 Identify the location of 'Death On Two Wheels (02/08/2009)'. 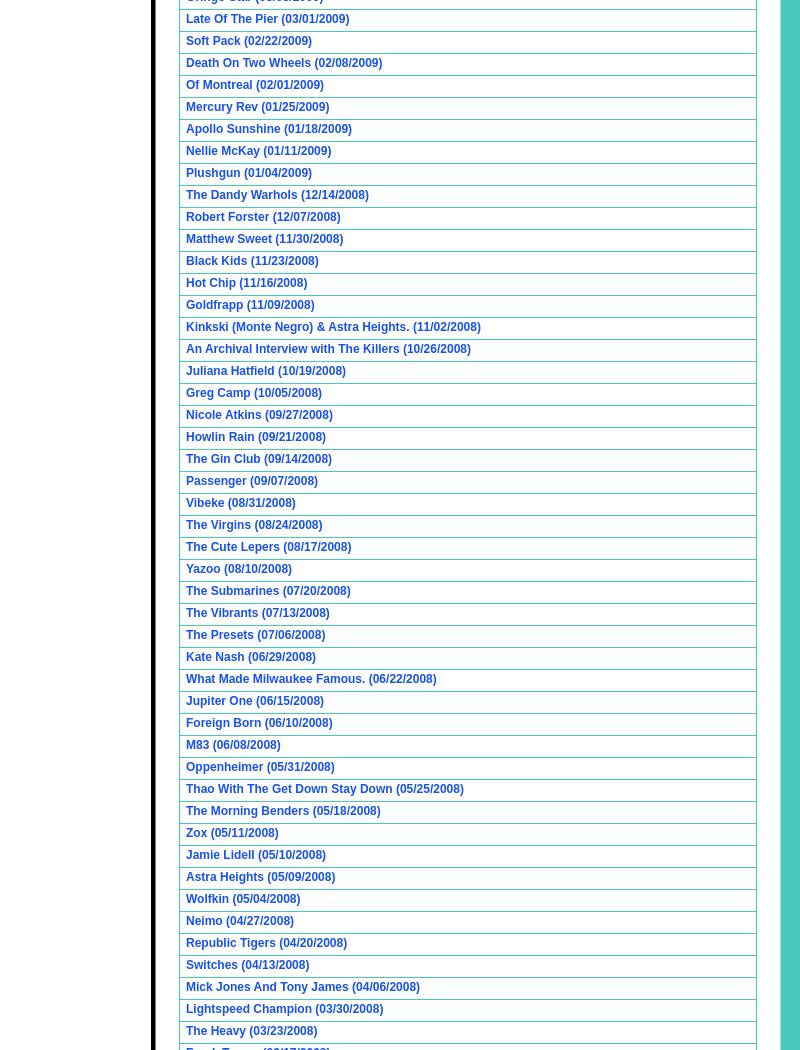
(284, 62).